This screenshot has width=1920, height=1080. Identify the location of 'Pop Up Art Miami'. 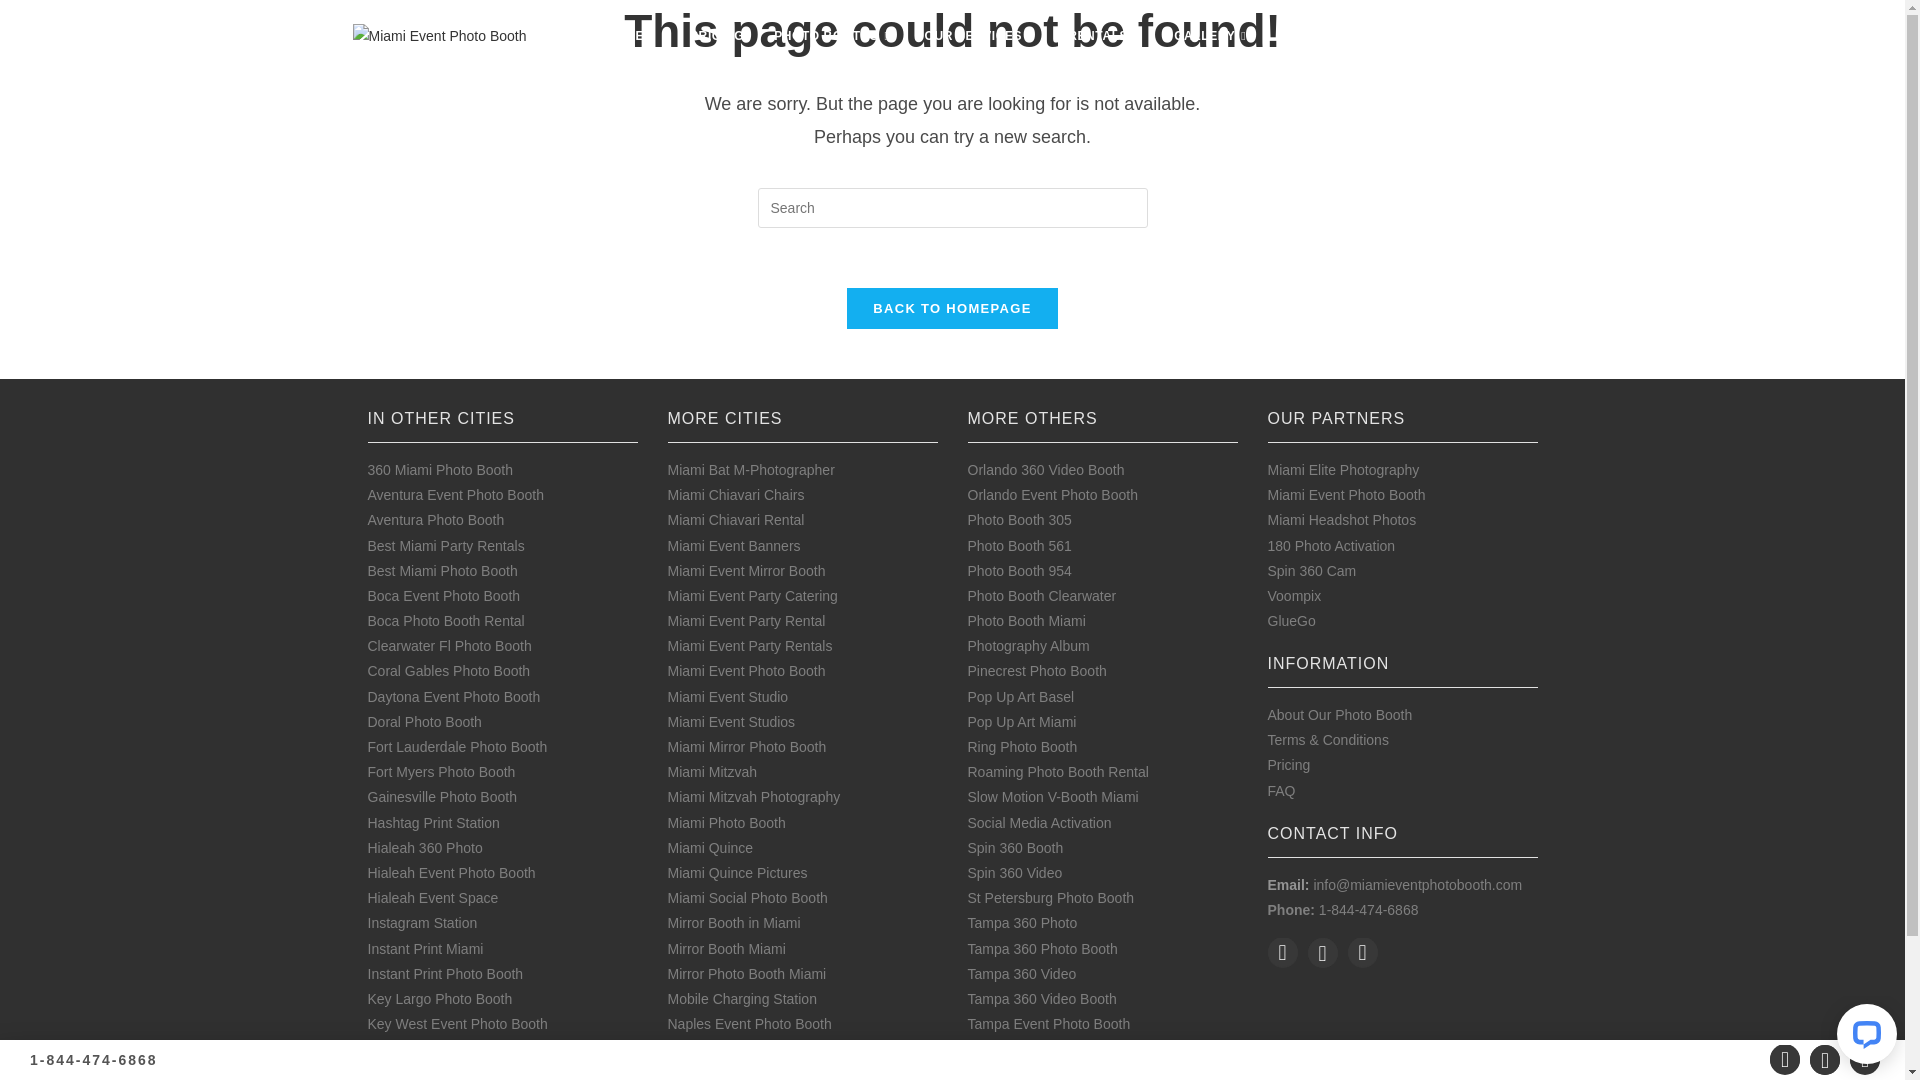
(1022, 721).